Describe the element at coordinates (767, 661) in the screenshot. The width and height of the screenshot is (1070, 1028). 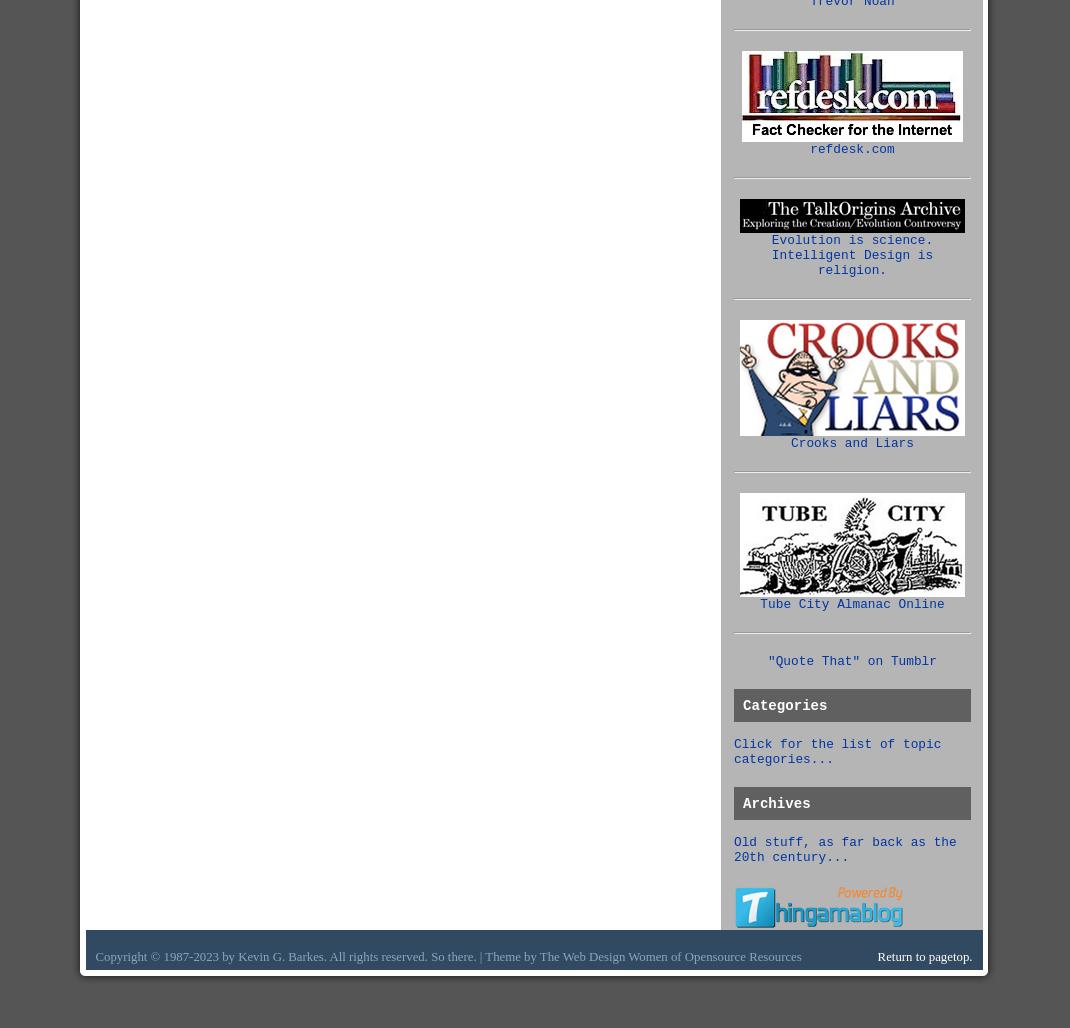
I see `'"Quote That" on Tumblr'` at that location.